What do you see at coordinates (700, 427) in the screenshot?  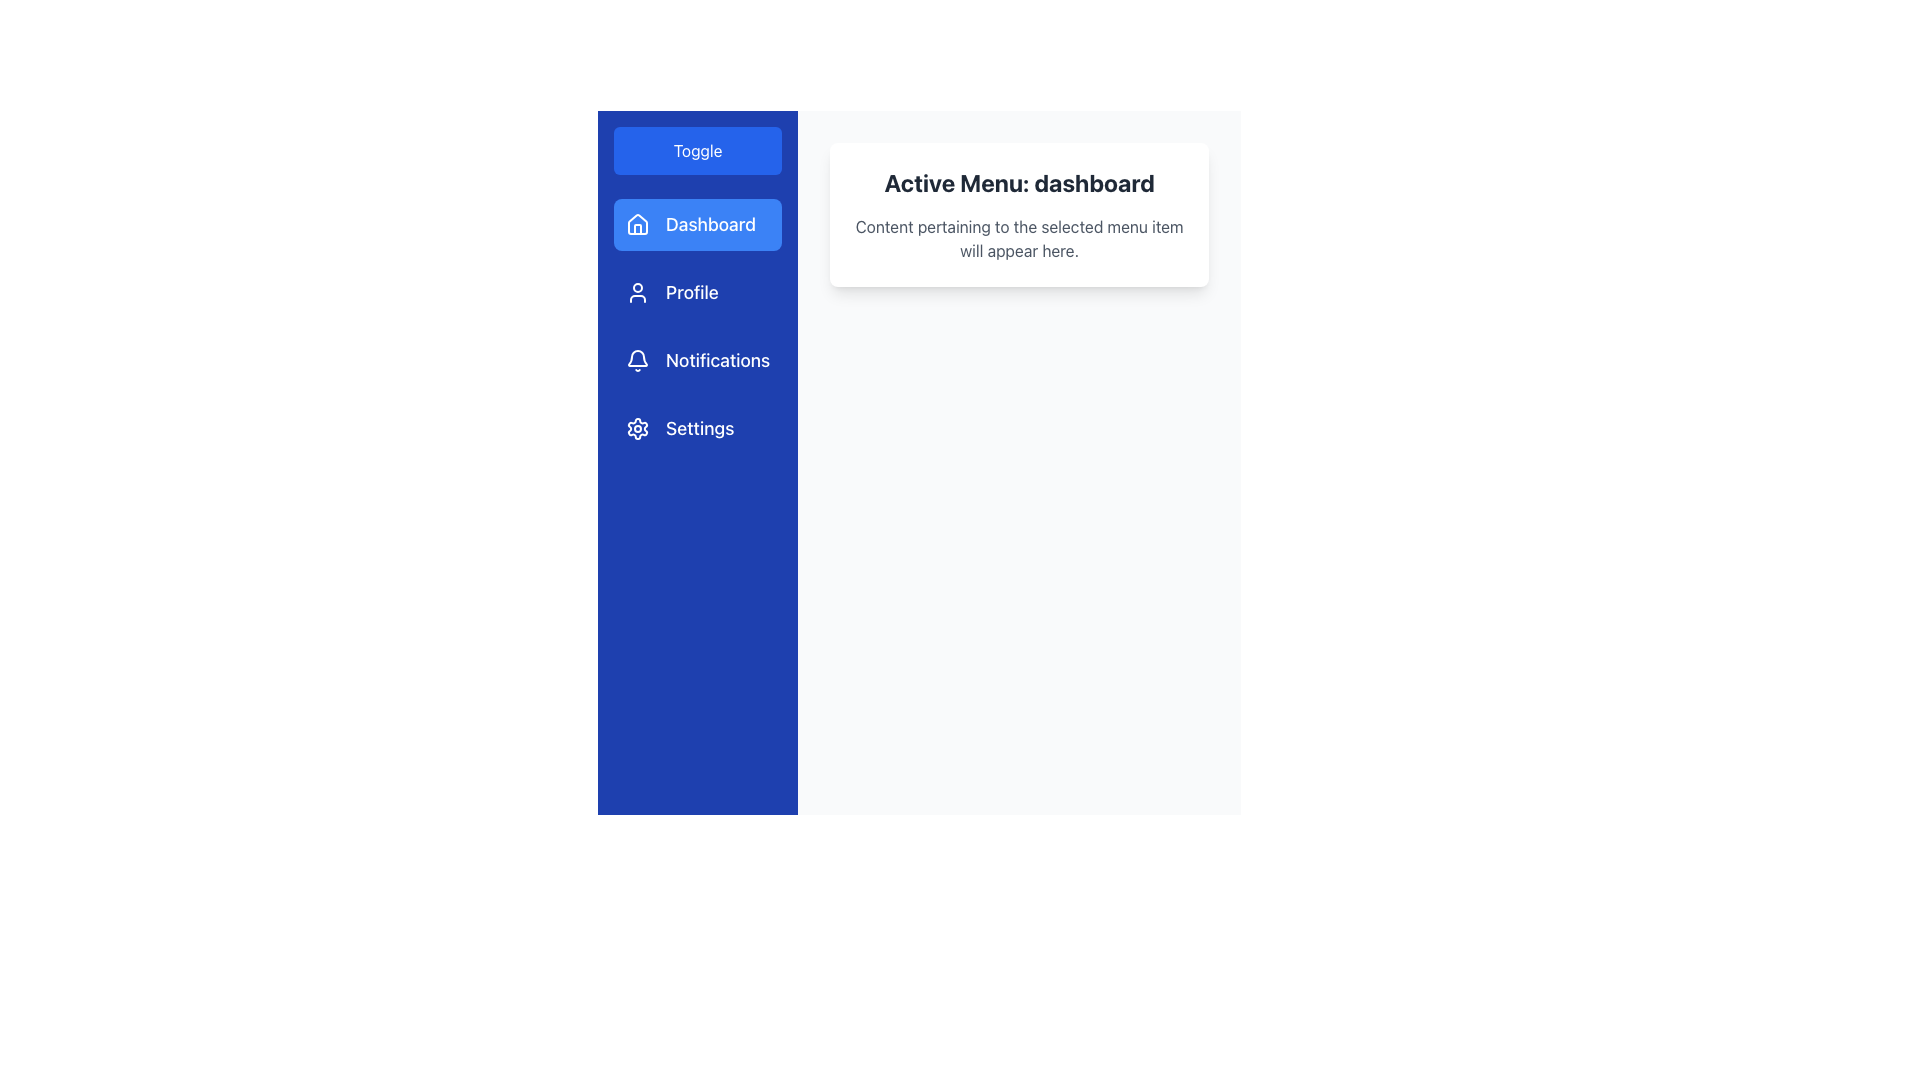 I see `the 'Settings' text label within the vertical navigation menu to trigger the UI effect` at bounding box center [700, 427].